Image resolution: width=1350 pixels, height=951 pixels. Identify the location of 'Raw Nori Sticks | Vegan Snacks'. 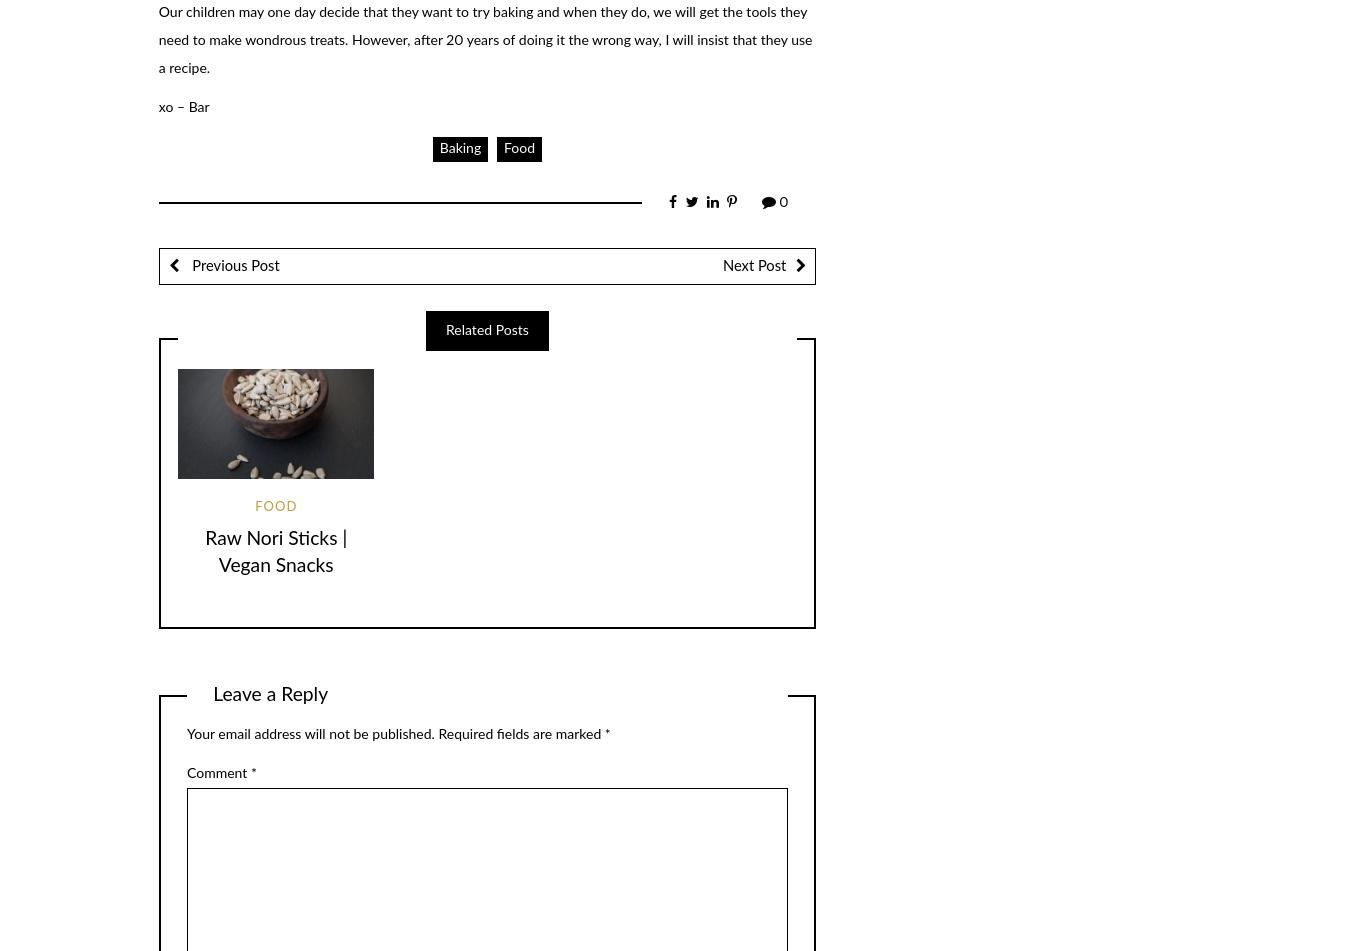
(274, 550).